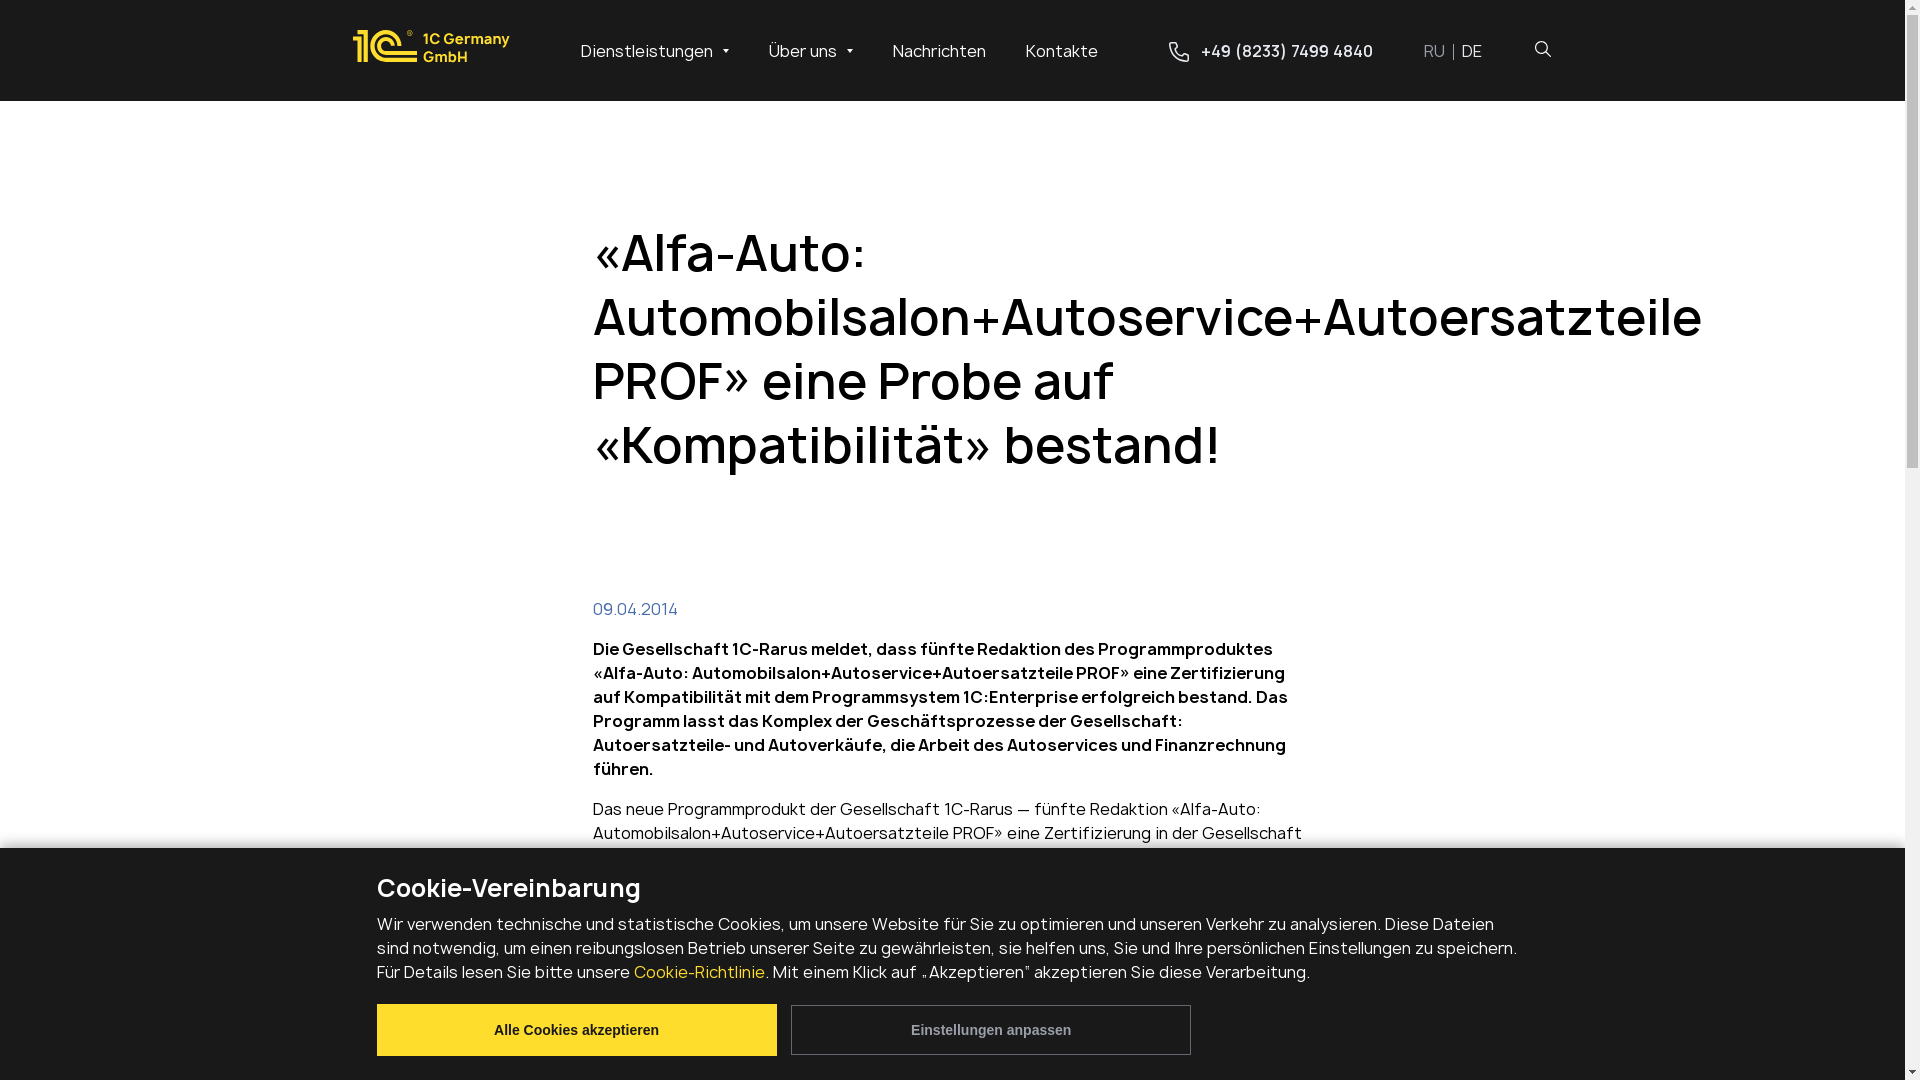 This screenshot has width=1920, height=1080. Describe the element at coordinates (1472, 49) in the screenshot. I see `'DE'` at that location.